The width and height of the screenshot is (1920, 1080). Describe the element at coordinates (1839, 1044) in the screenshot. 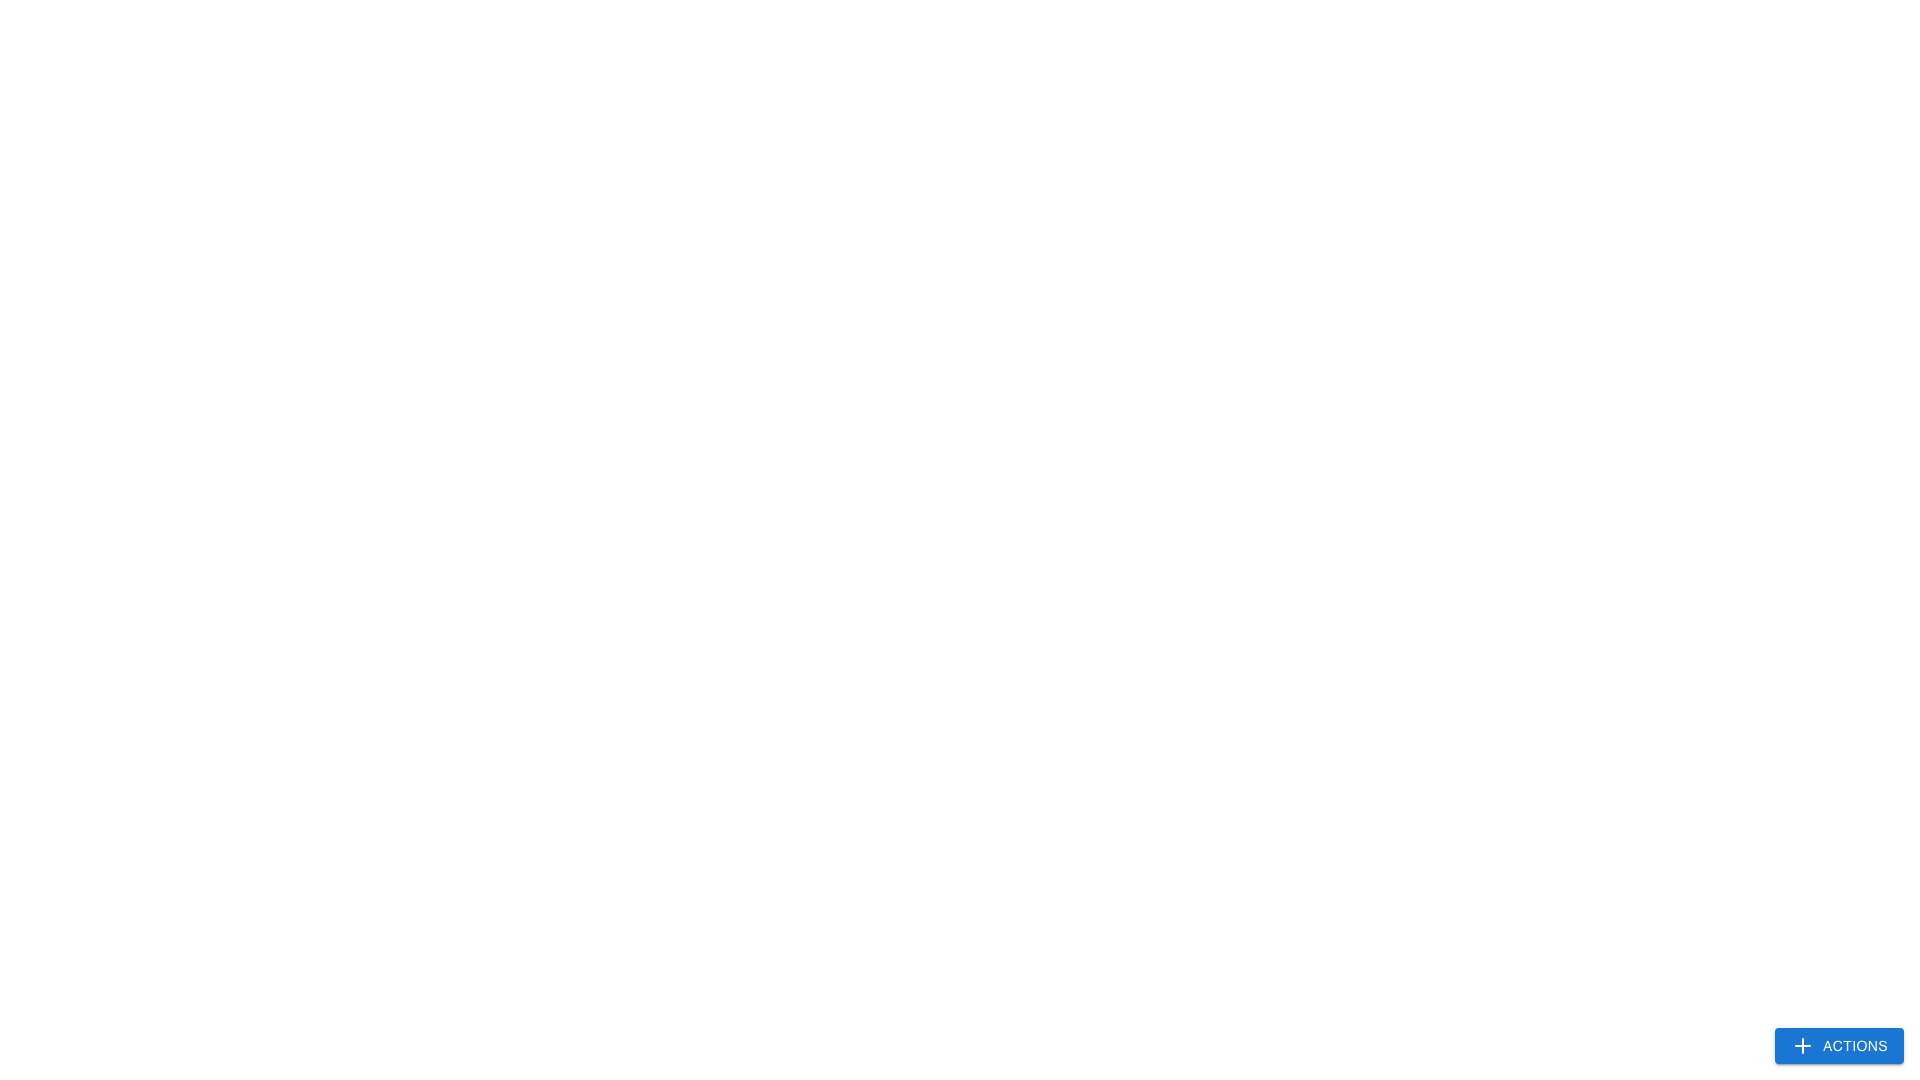

I see `the prominent floating button located at the bottom-right corner of the visible view to invoke an action` at that location.